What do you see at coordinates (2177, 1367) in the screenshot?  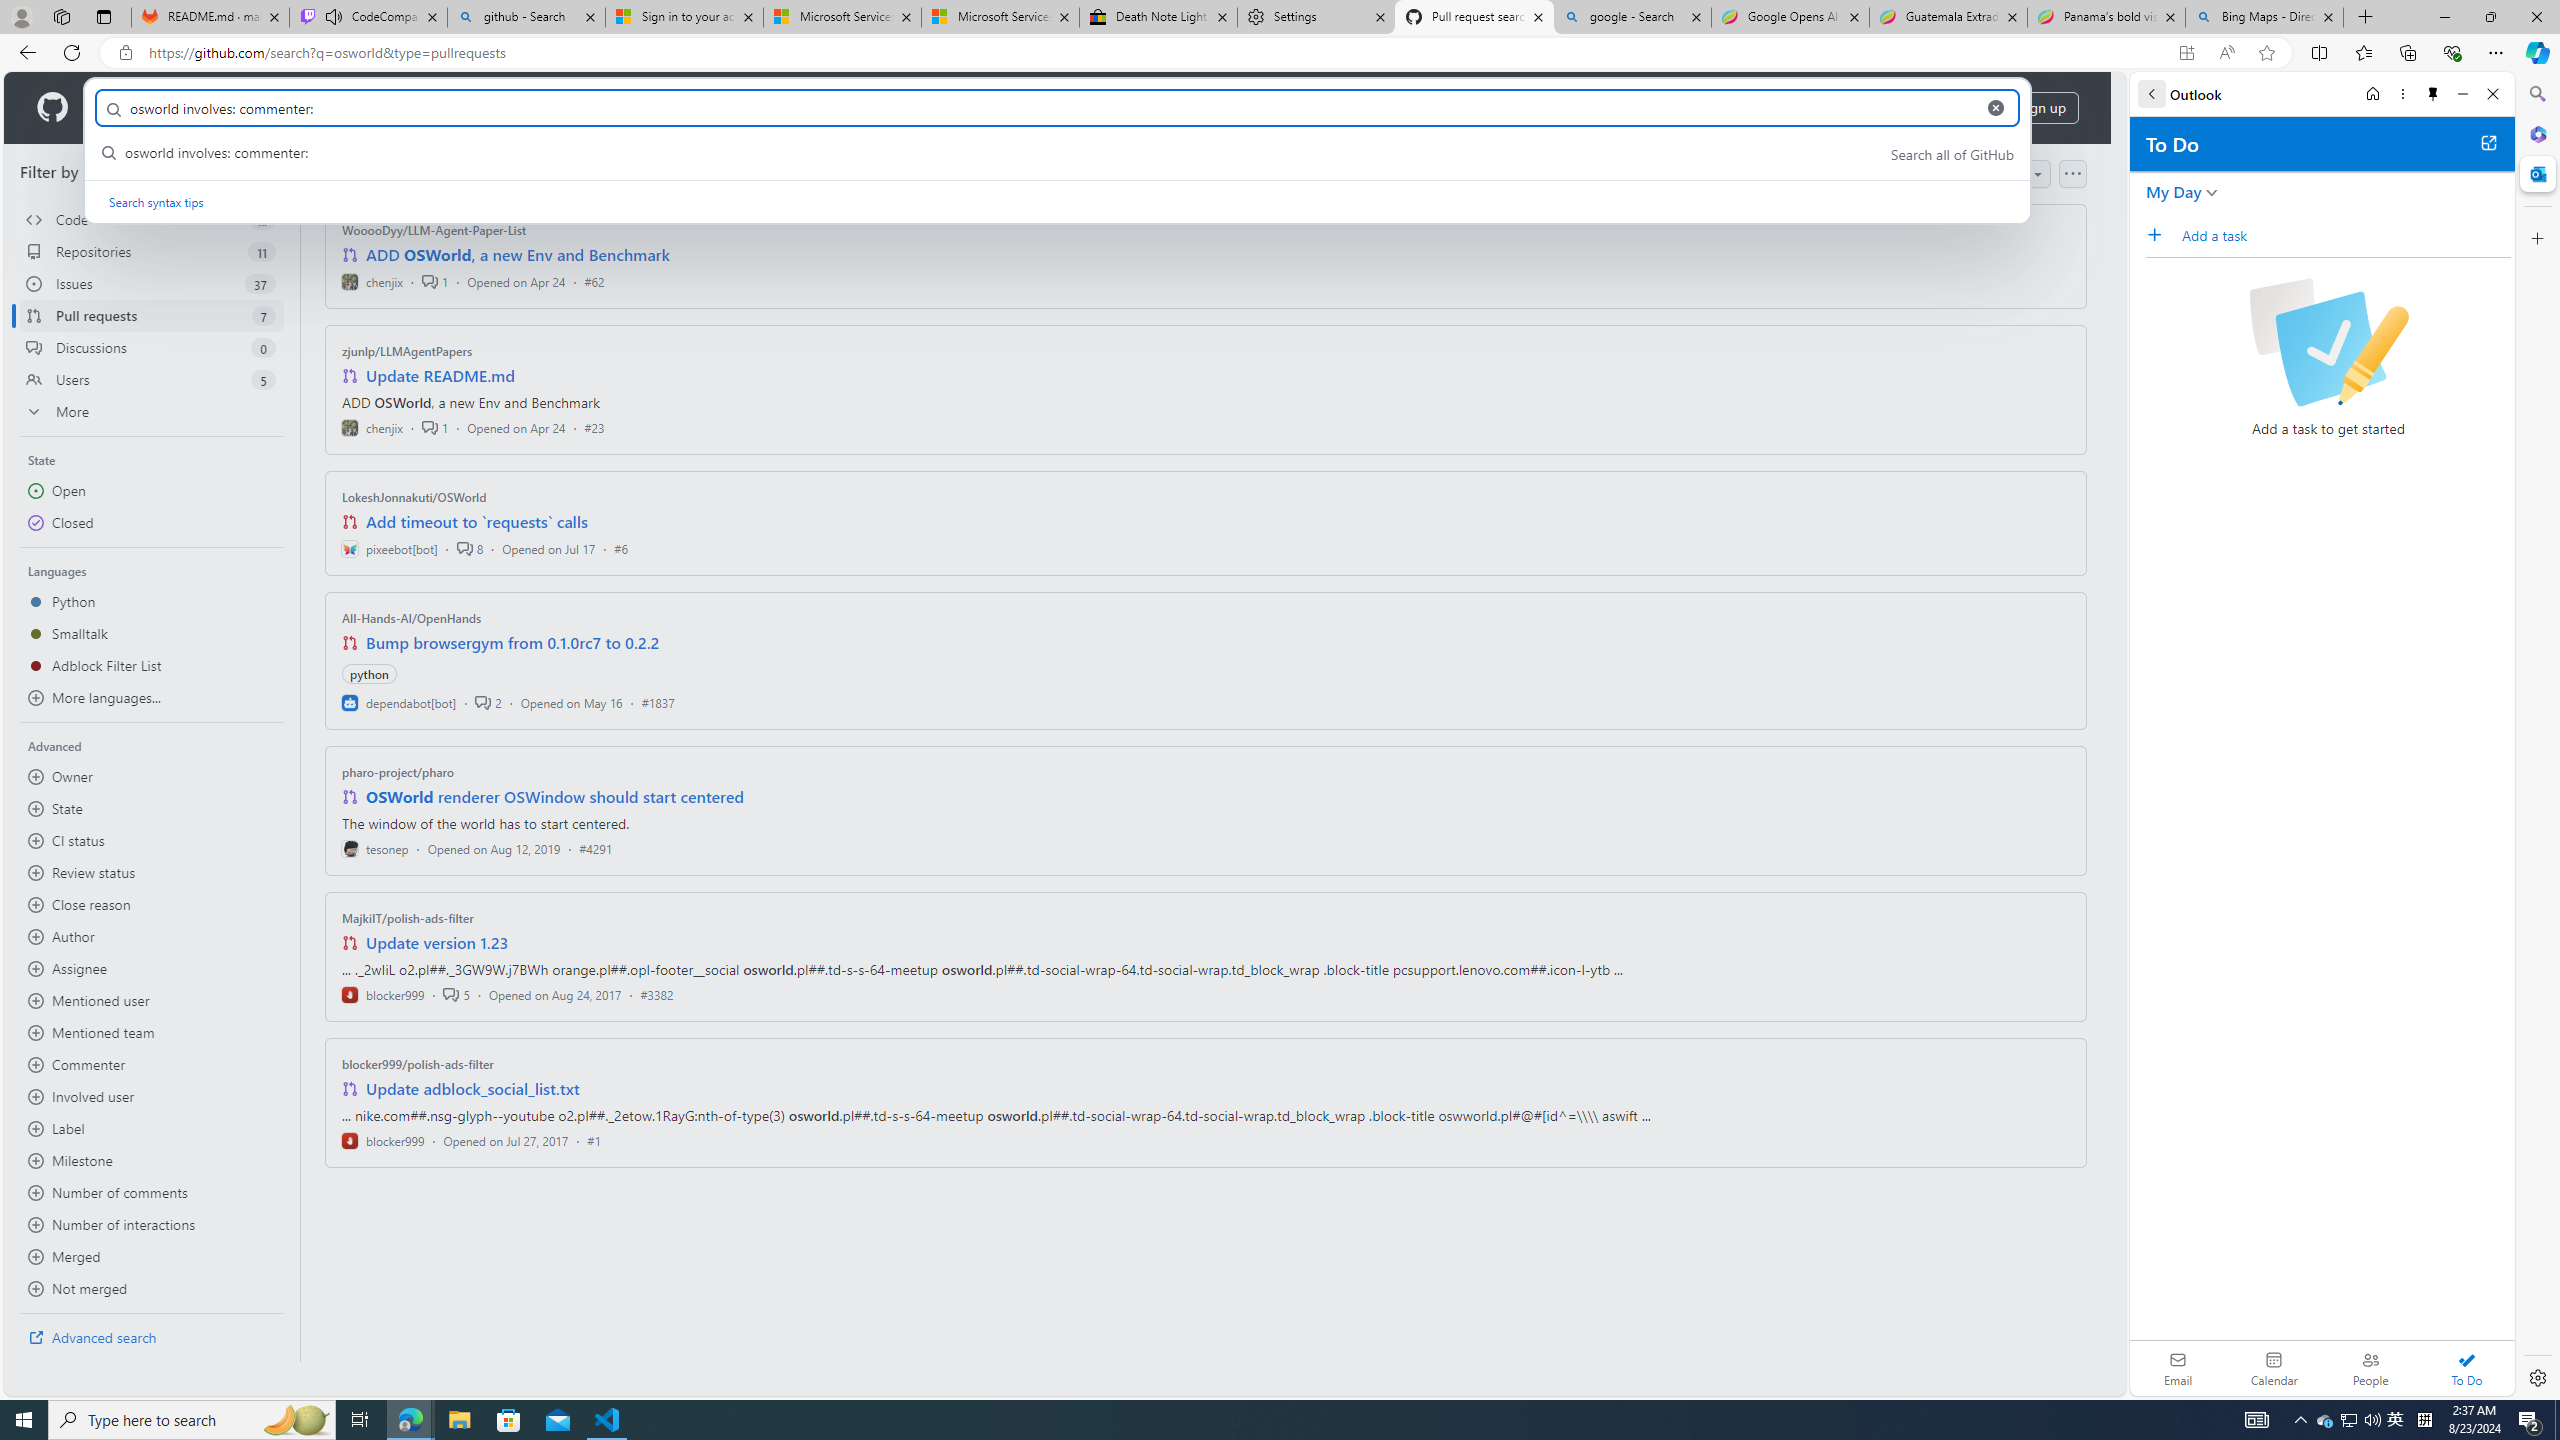 I see `'Email'` at bounding box center [2177, 1367].